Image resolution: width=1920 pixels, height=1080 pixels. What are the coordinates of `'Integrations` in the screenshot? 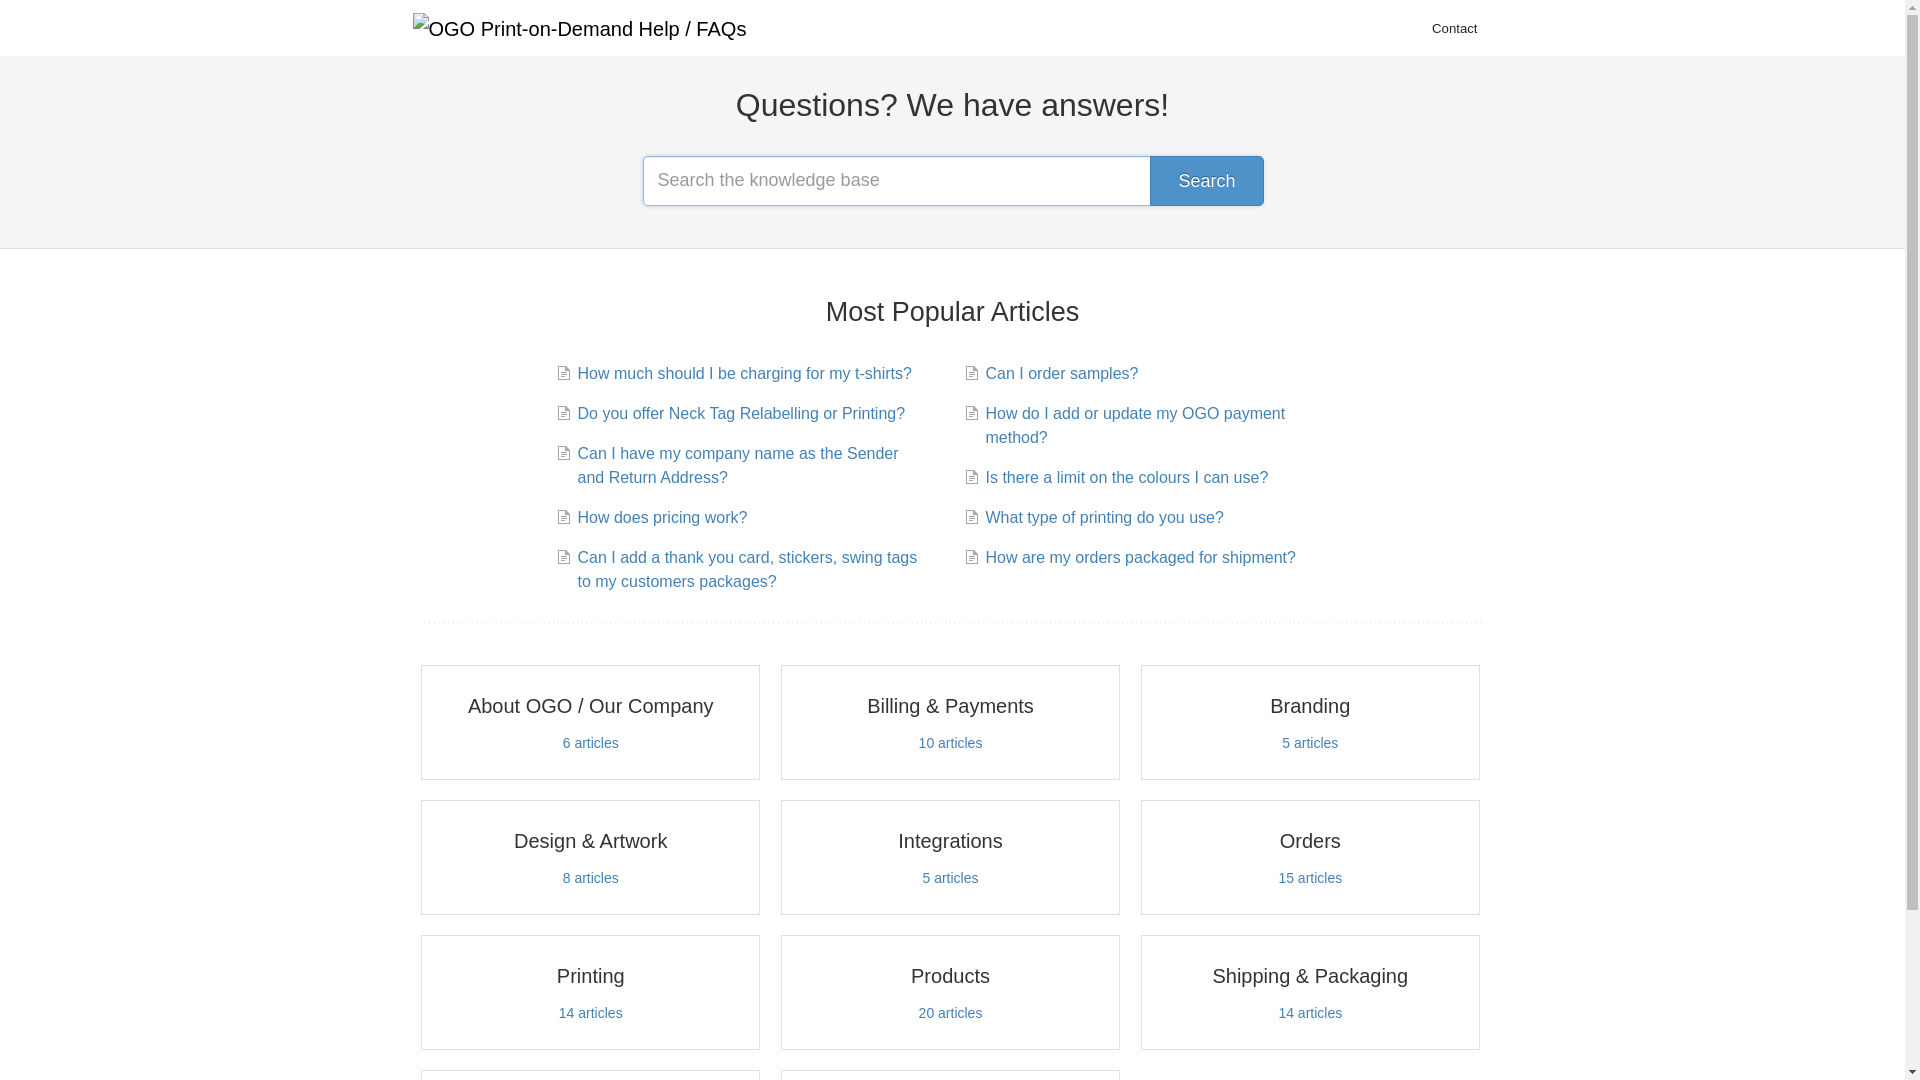 It's located at (949, 856).